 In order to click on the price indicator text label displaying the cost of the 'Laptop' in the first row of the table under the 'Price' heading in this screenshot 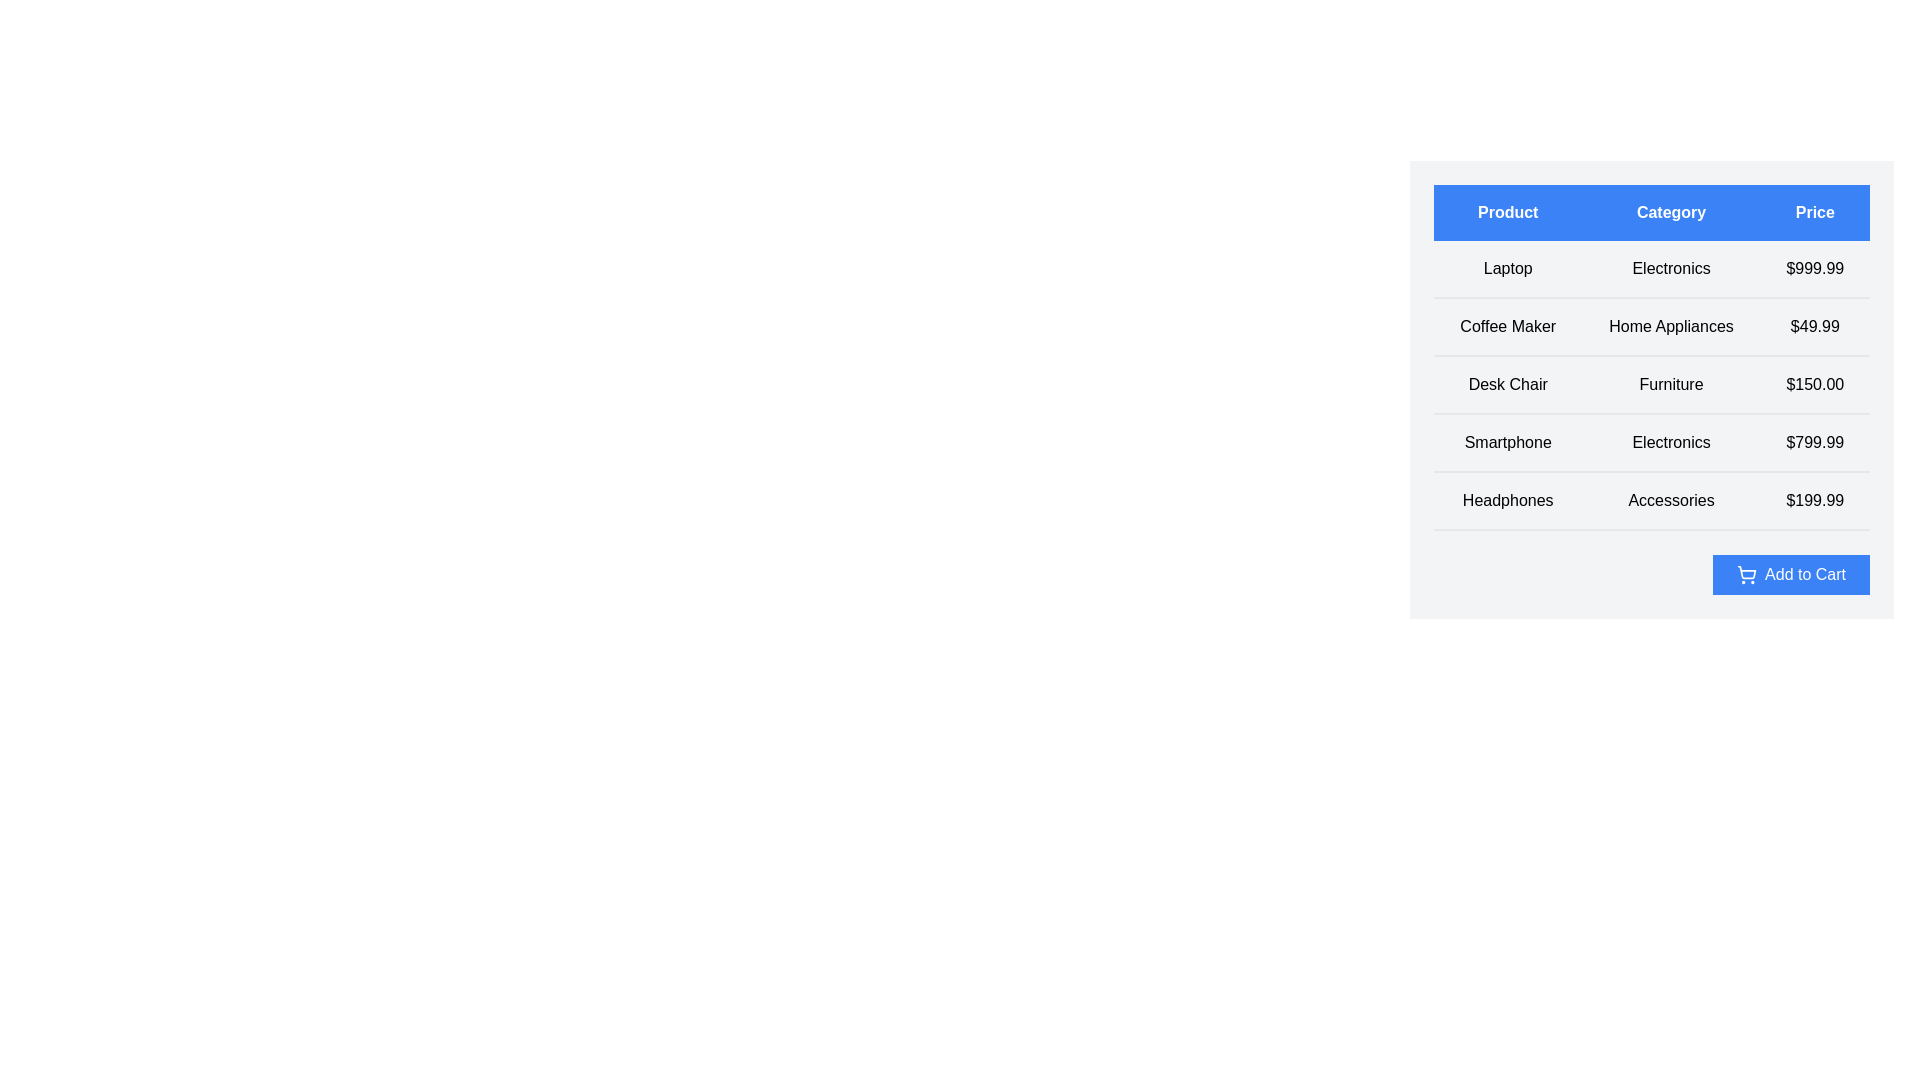, I will do `click(1815, 268)`.